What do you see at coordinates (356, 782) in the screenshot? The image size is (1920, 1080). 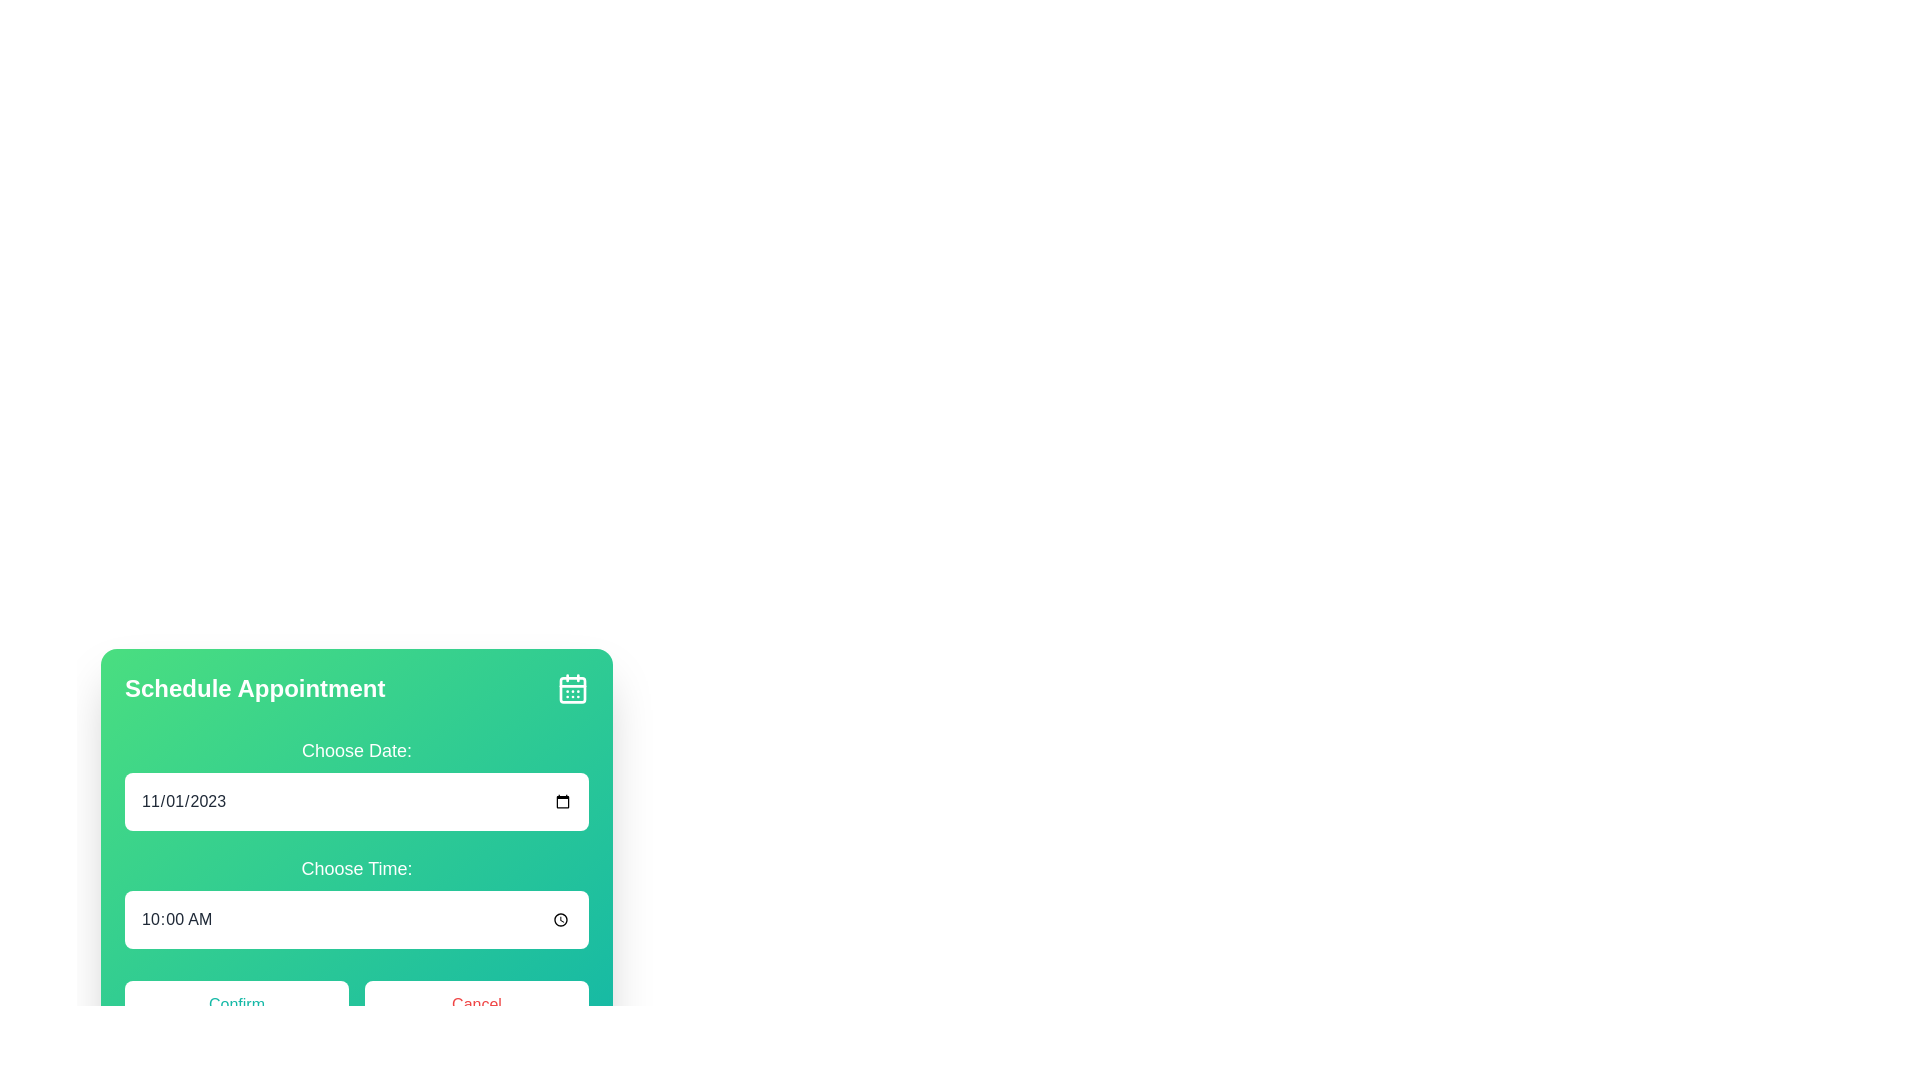 I see `the Date input field located below the 'Schedule Appointment' heading to focus on it` at bounding box center [356, 782].